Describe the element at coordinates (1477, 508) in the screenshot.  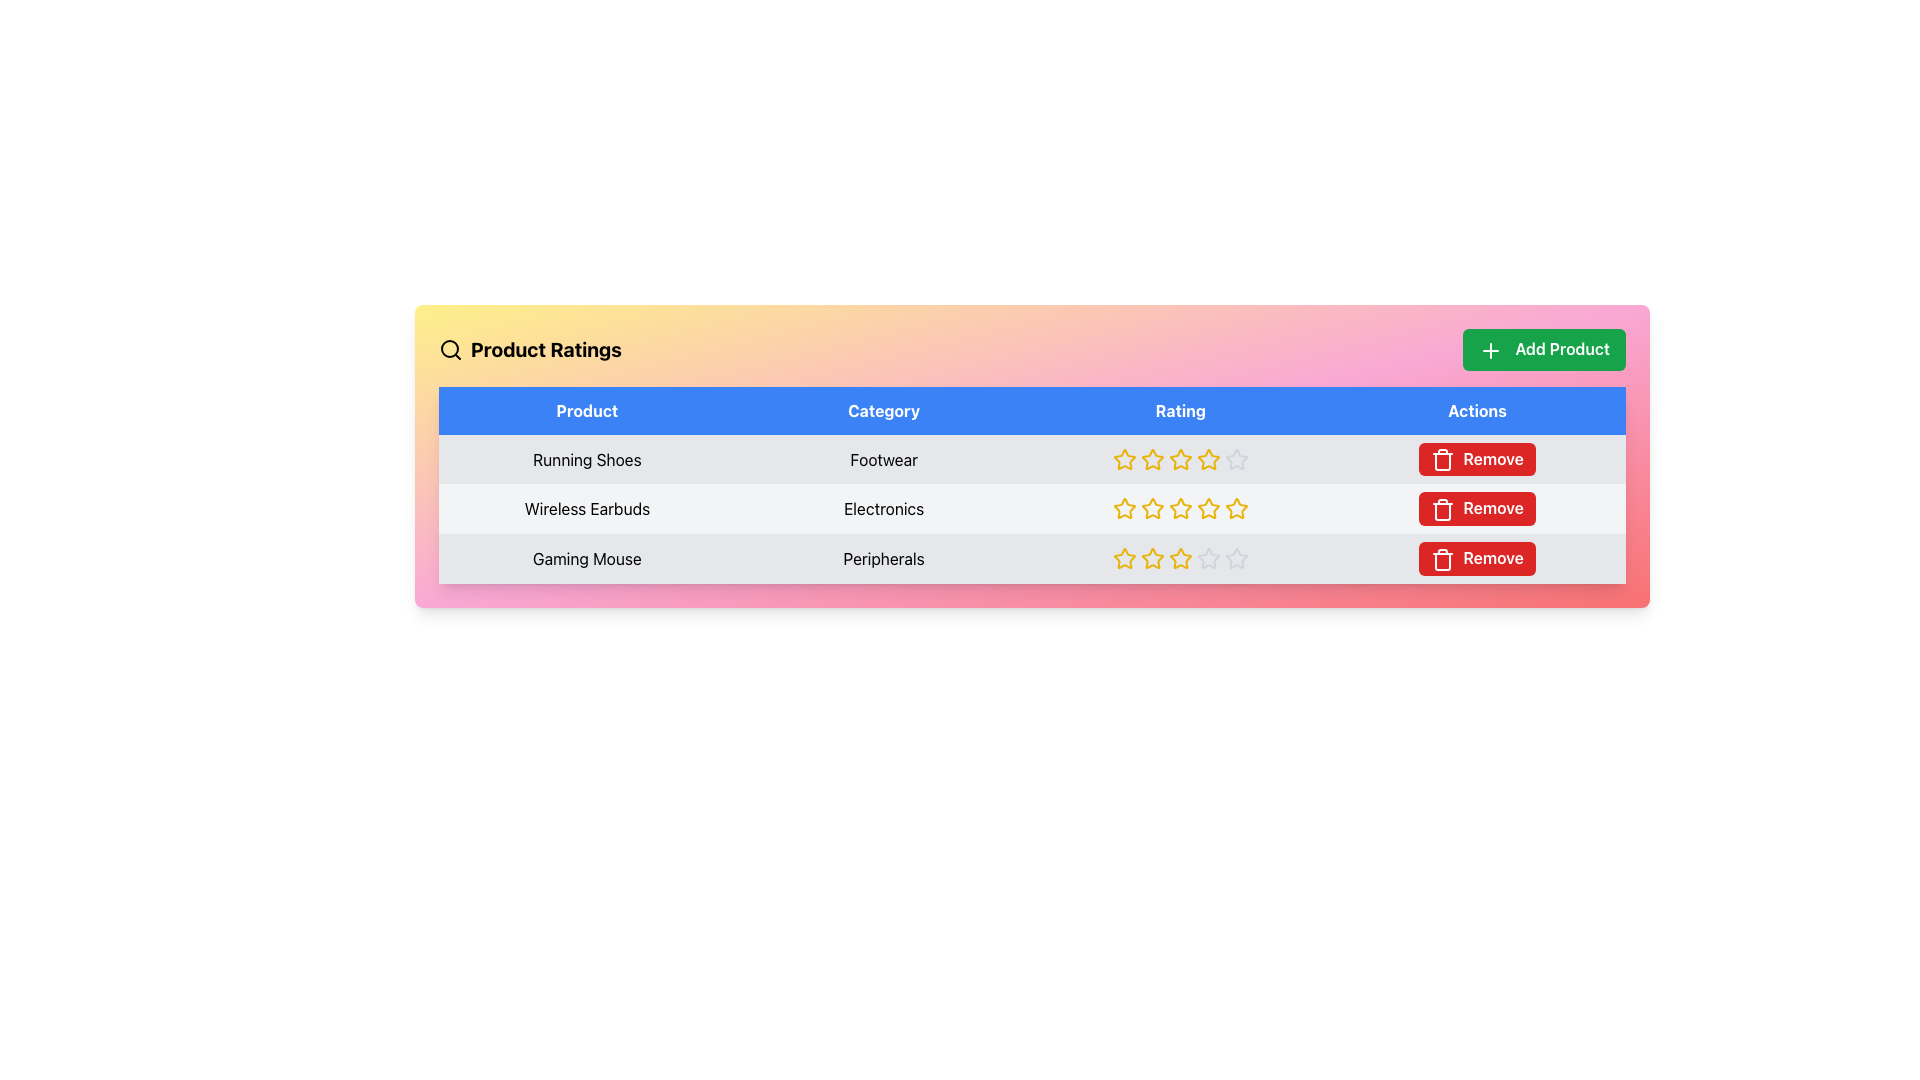
I see `the remove button located in the second row under the 'Actions' column` at that location.